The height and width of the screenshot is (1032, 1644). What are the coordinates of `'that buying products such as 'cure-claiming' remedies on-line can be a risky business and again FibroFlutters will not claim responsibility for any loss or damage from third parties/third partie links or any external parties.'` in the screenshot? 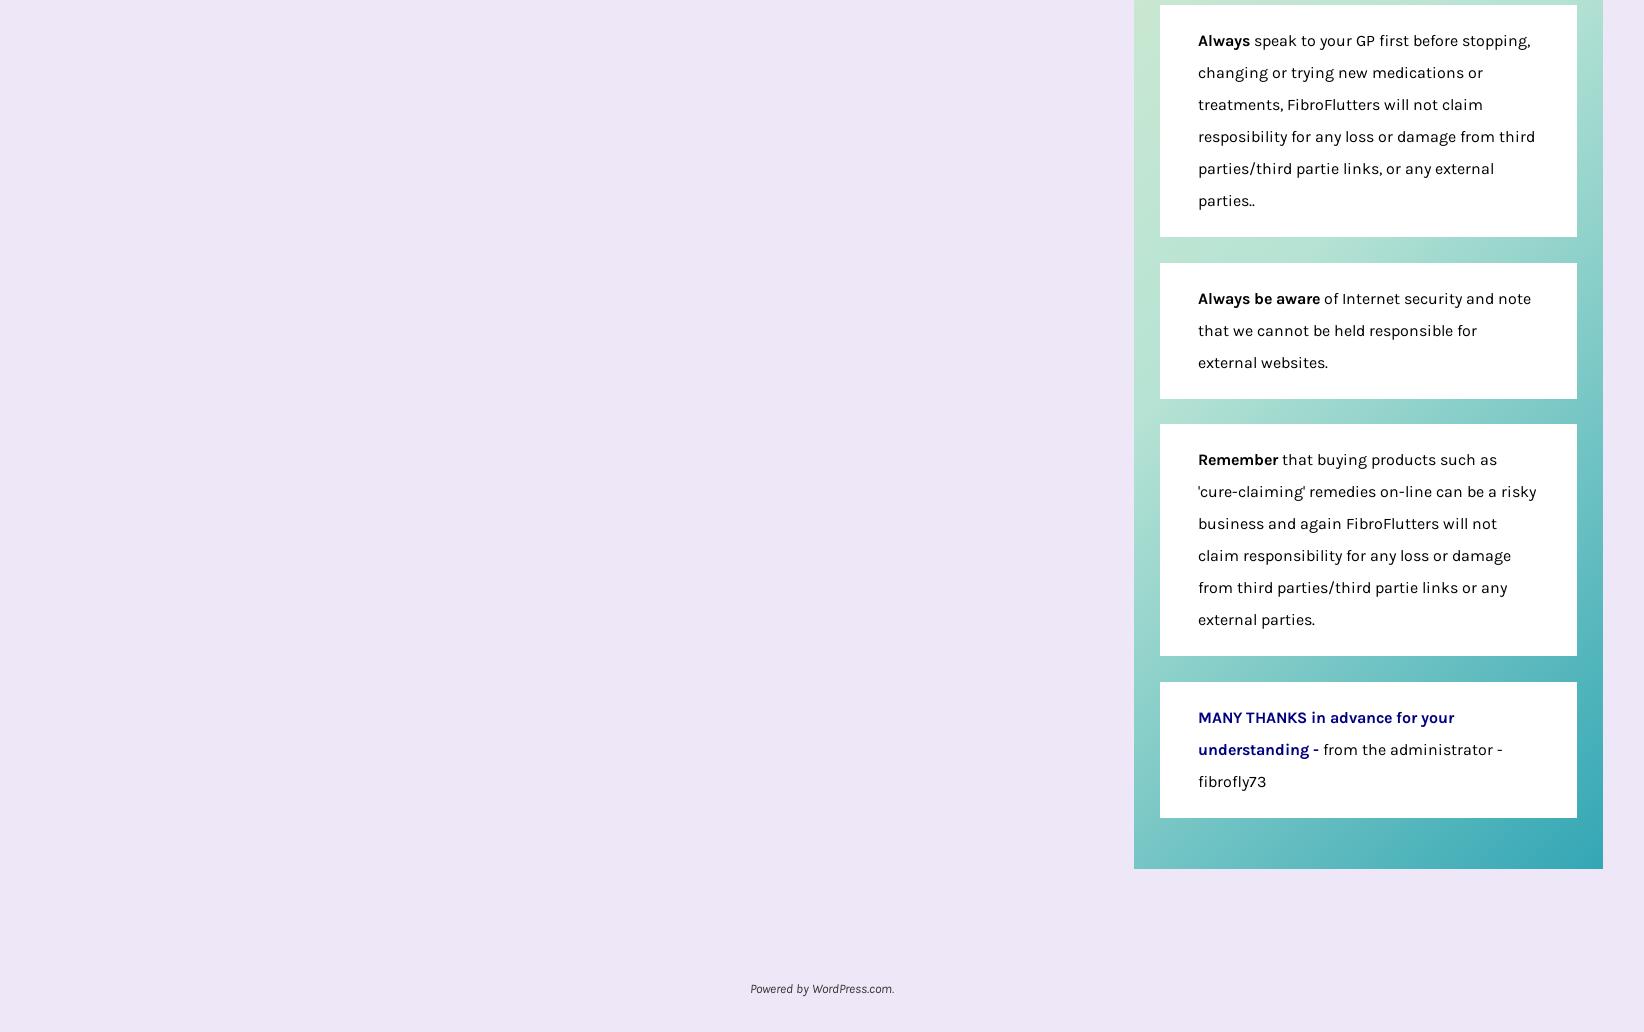 It's located at (1196, 539).